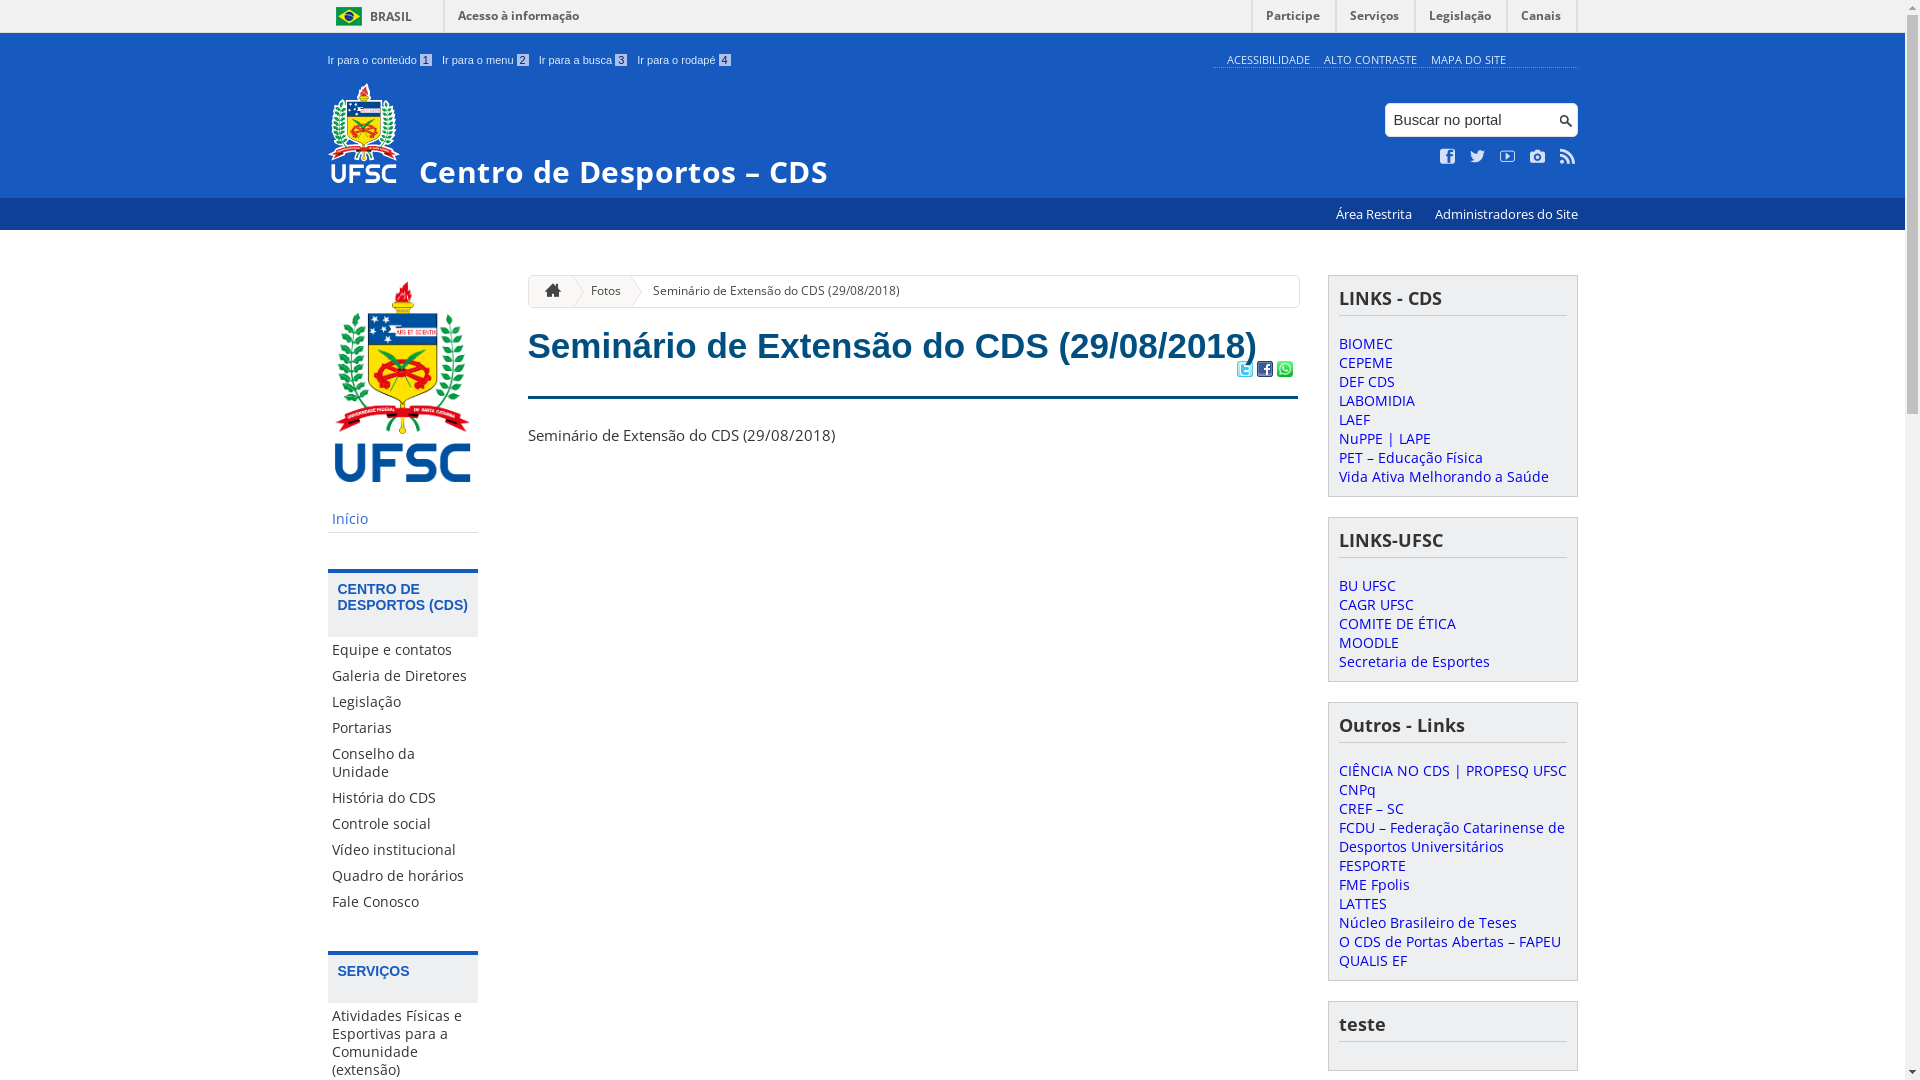 The height and width of the screenshot is (1080, 1920). What do you see at coordinates (1448, 156) in the screenshot?
I see `'Curta no Facebook'` at bounding box center [1448, 156].